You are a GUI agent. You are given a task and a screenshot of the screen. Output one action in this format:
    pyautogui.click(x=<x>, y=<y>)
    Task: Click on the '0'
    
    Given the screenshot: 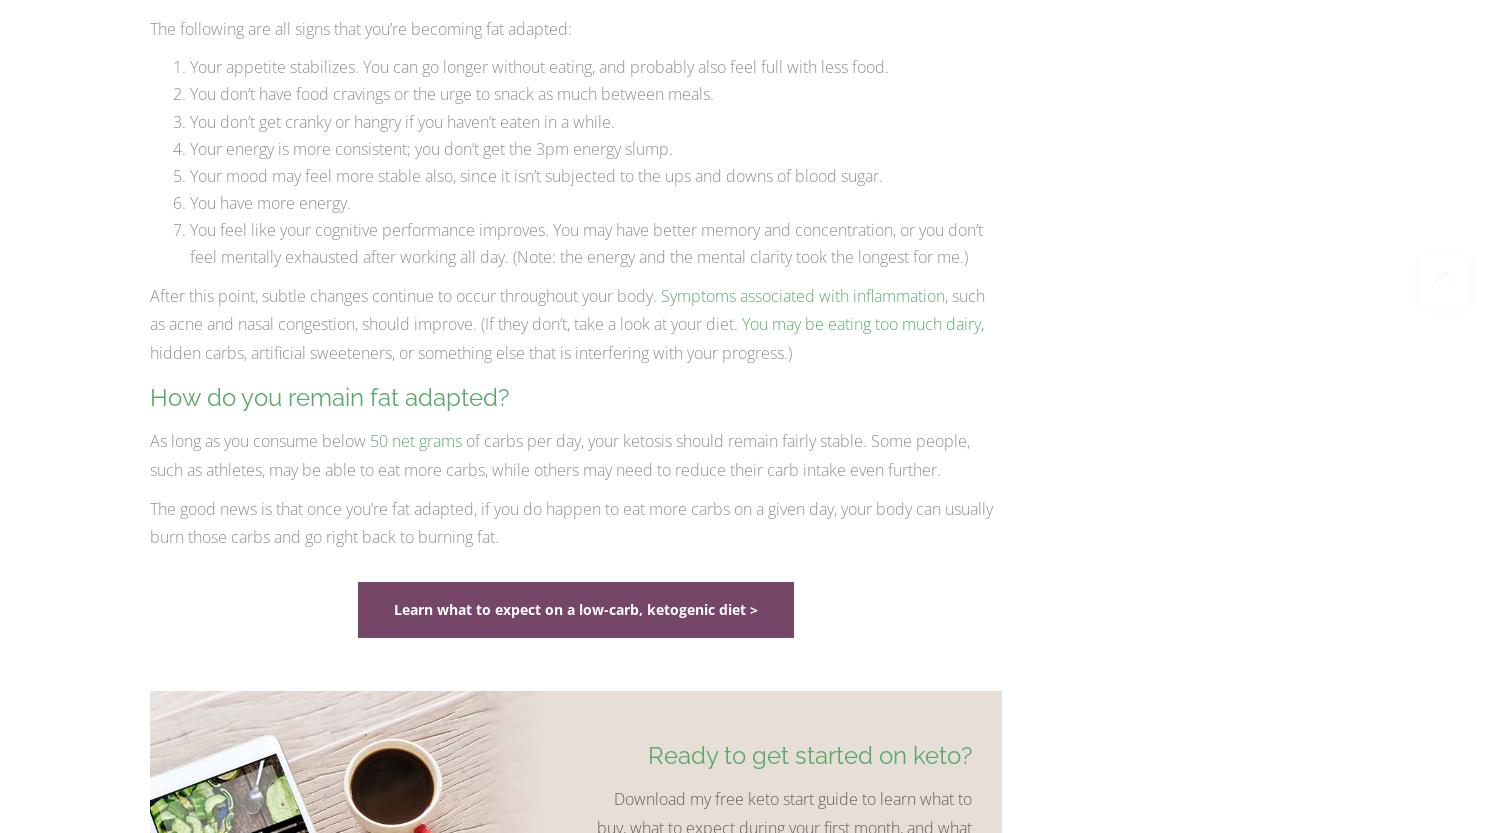 What is the action you would take?
    pyautogui.click(x=812, y=87)
    